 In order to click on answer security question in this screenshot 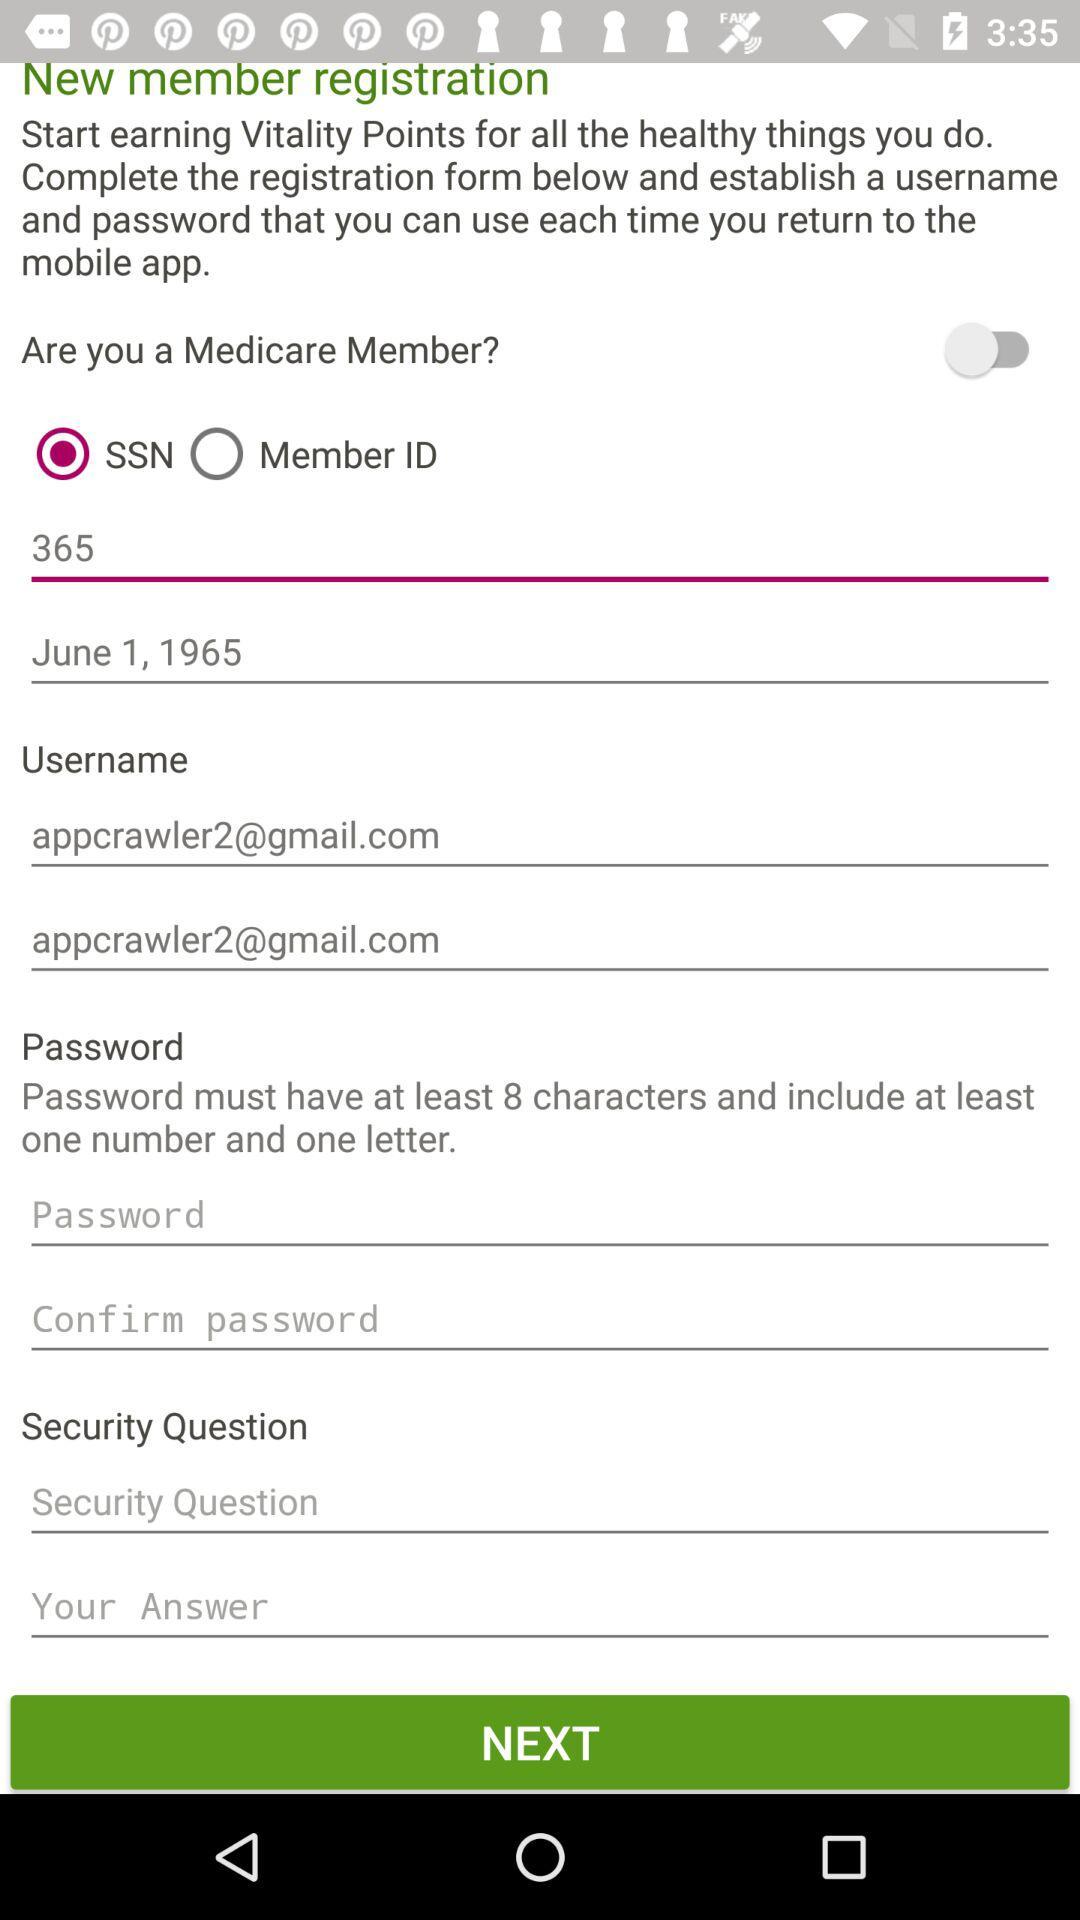, I will do `click(540, 1606)`.